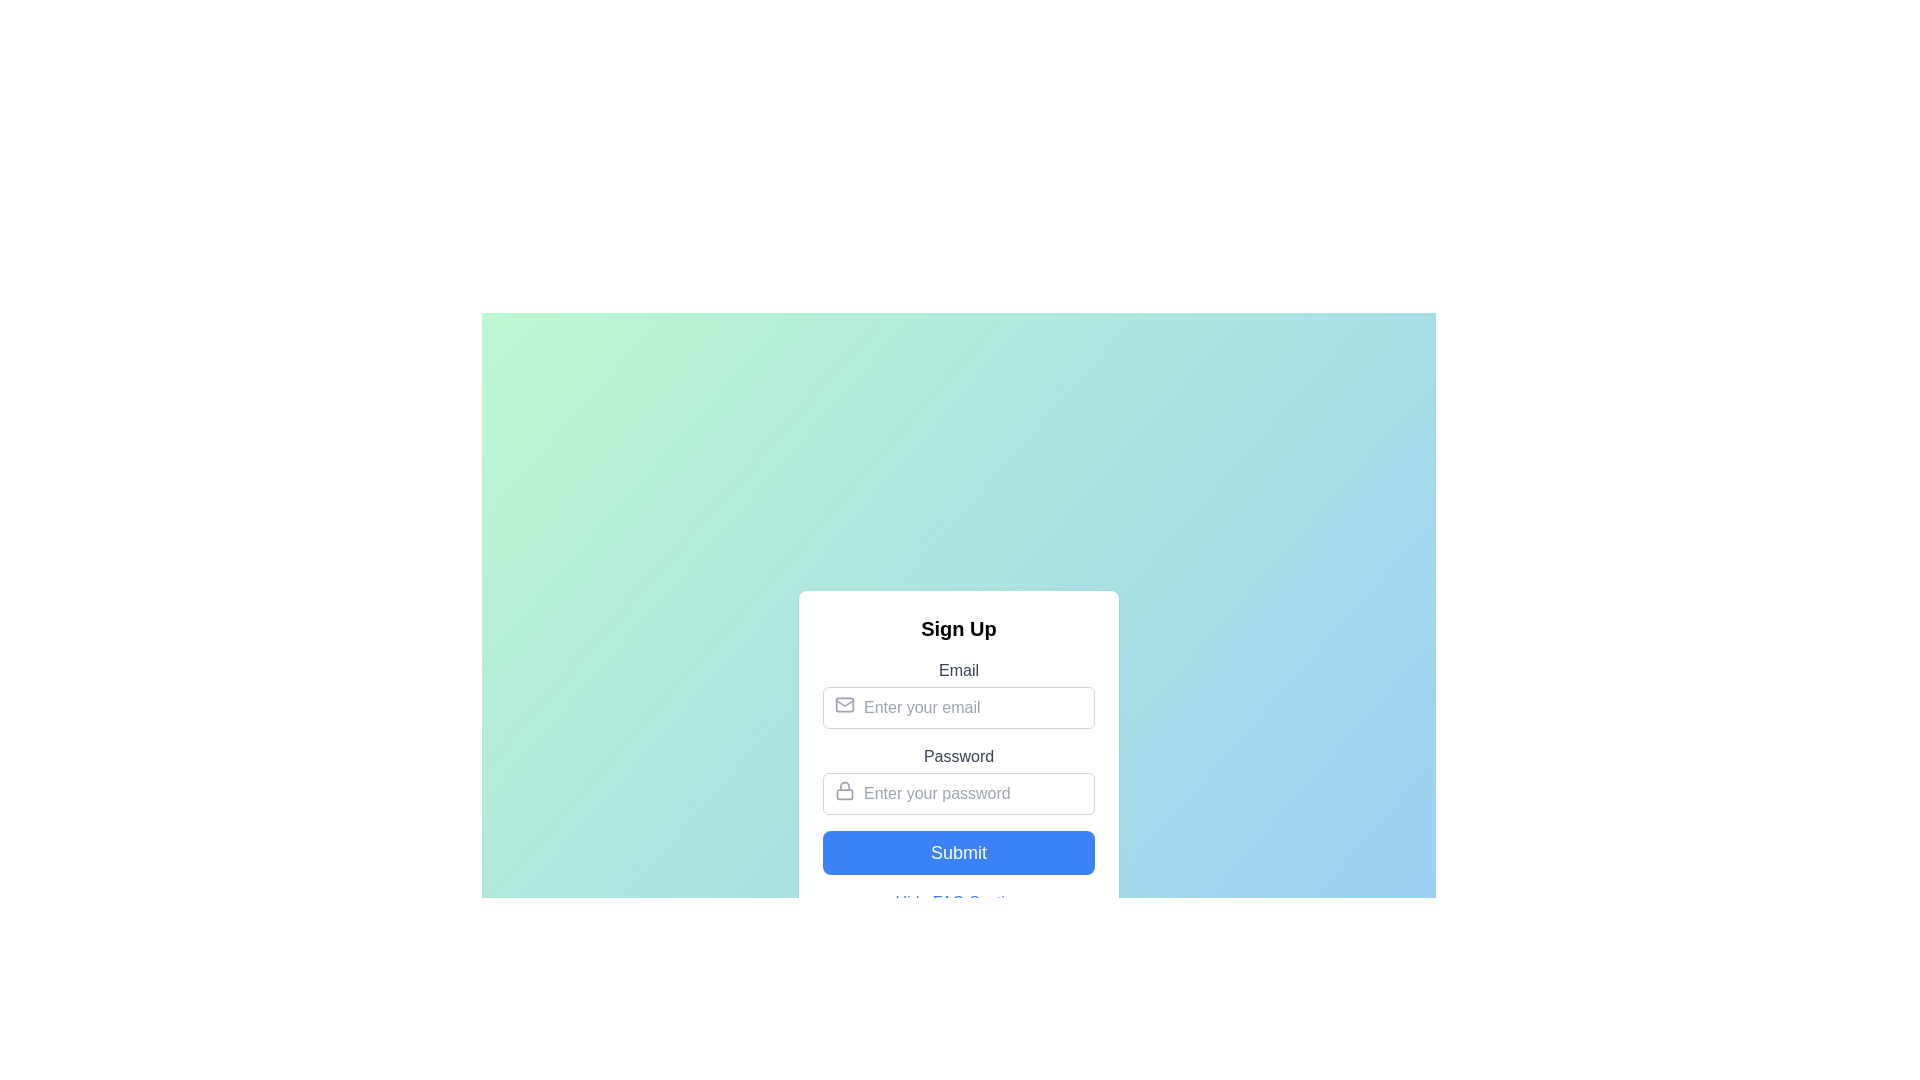 This screenshot has width=1920, height=1080. What do you see at coordinates (958, 756) in the screenshot?
I see `the 'Password' label, which is a text label styled in medium font weight and dark gray color, positioned above the password input field in the sign-up form` at bounding box center [958, 756].